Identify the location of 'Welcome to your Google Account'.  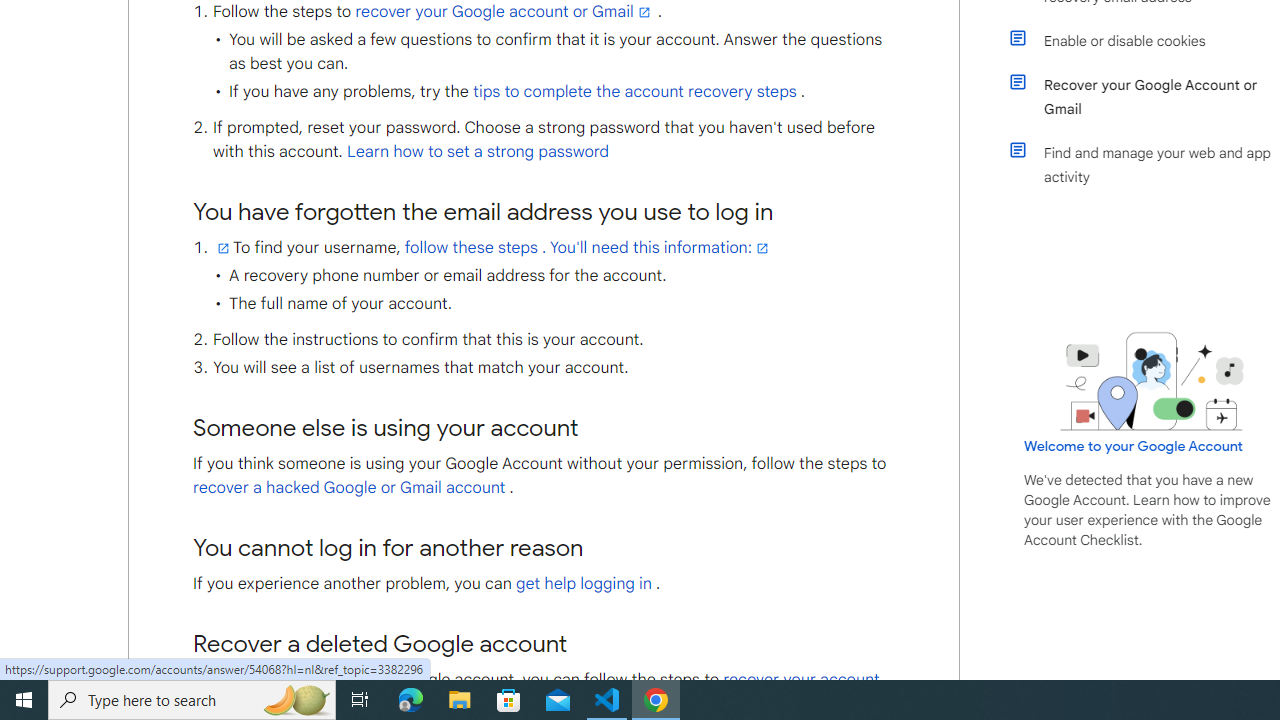
(1134, 445).